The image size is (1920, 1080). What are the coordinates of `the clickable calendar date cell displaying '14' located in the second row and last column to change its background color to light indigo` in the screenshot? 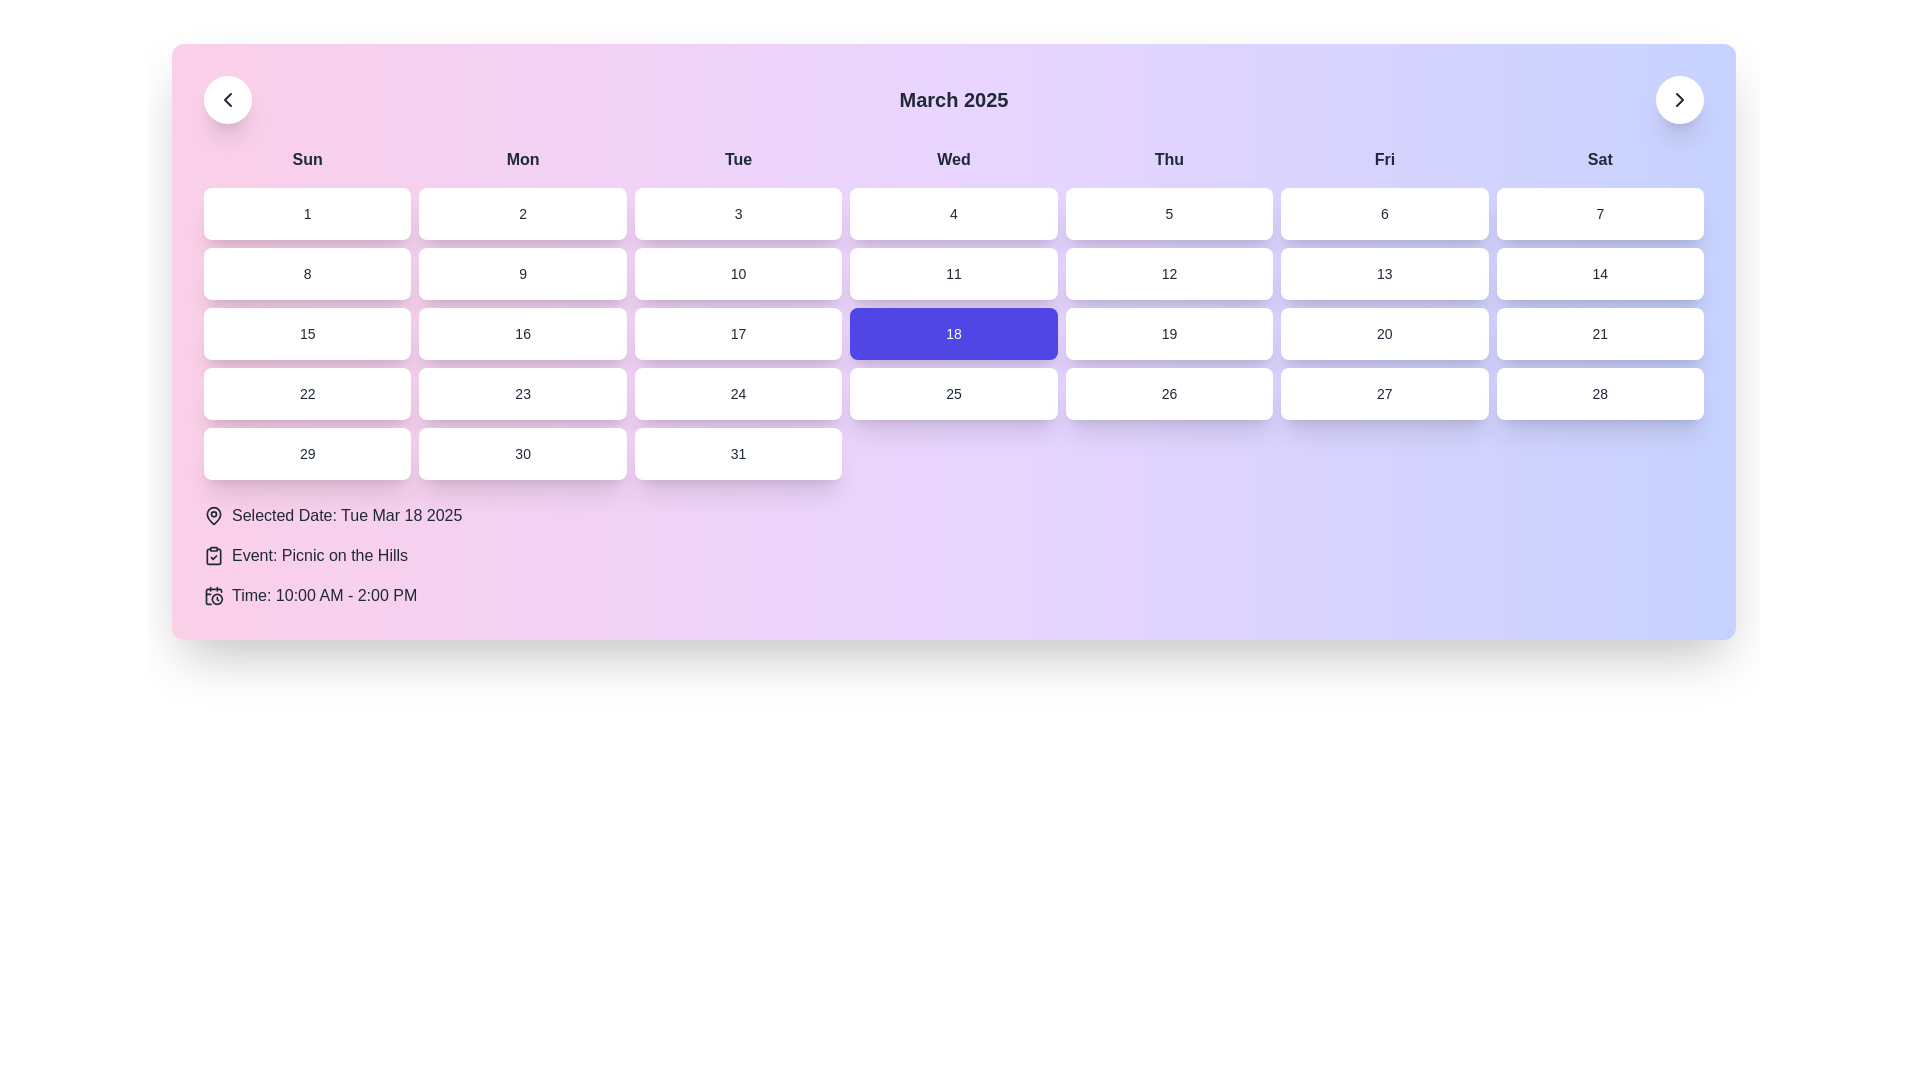 It's located at (1600, 273).